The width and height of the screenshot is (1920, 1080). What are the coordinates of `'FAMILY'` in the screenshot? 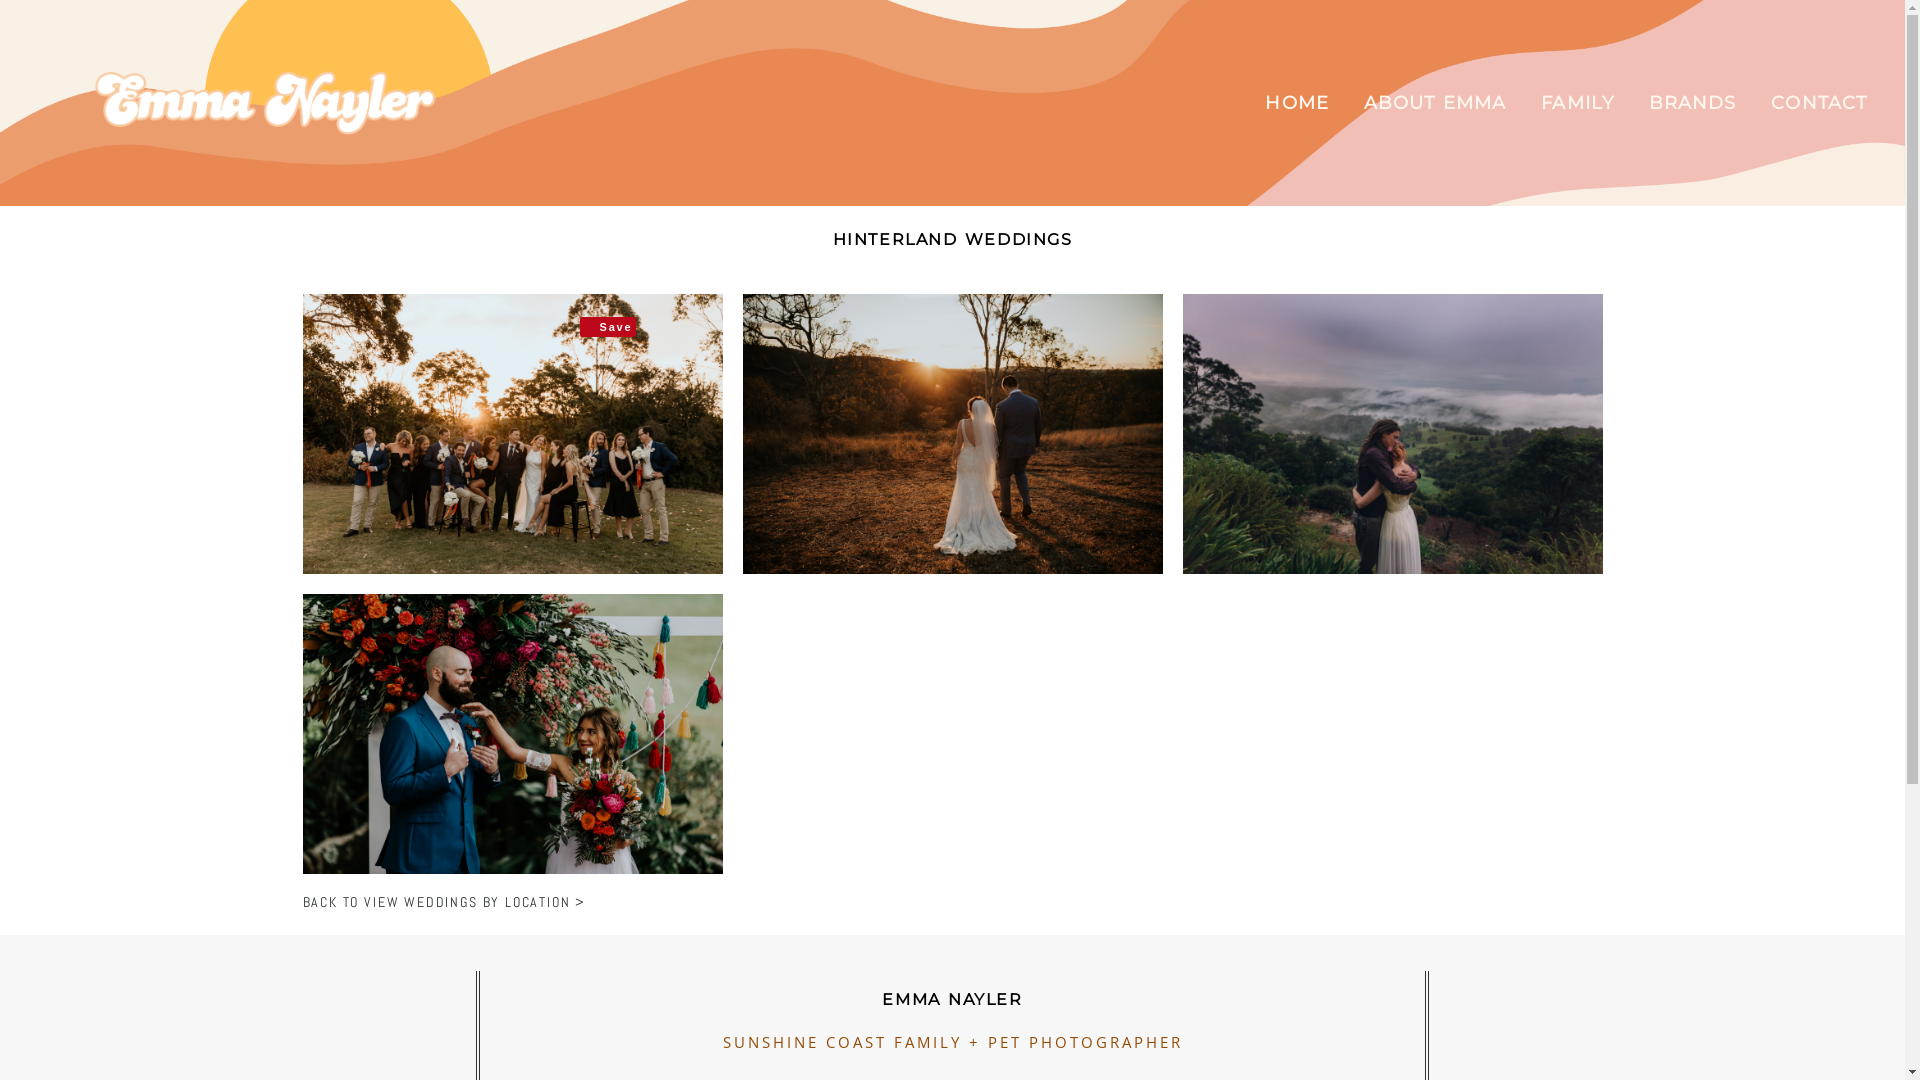 It's located at (1539, 103).